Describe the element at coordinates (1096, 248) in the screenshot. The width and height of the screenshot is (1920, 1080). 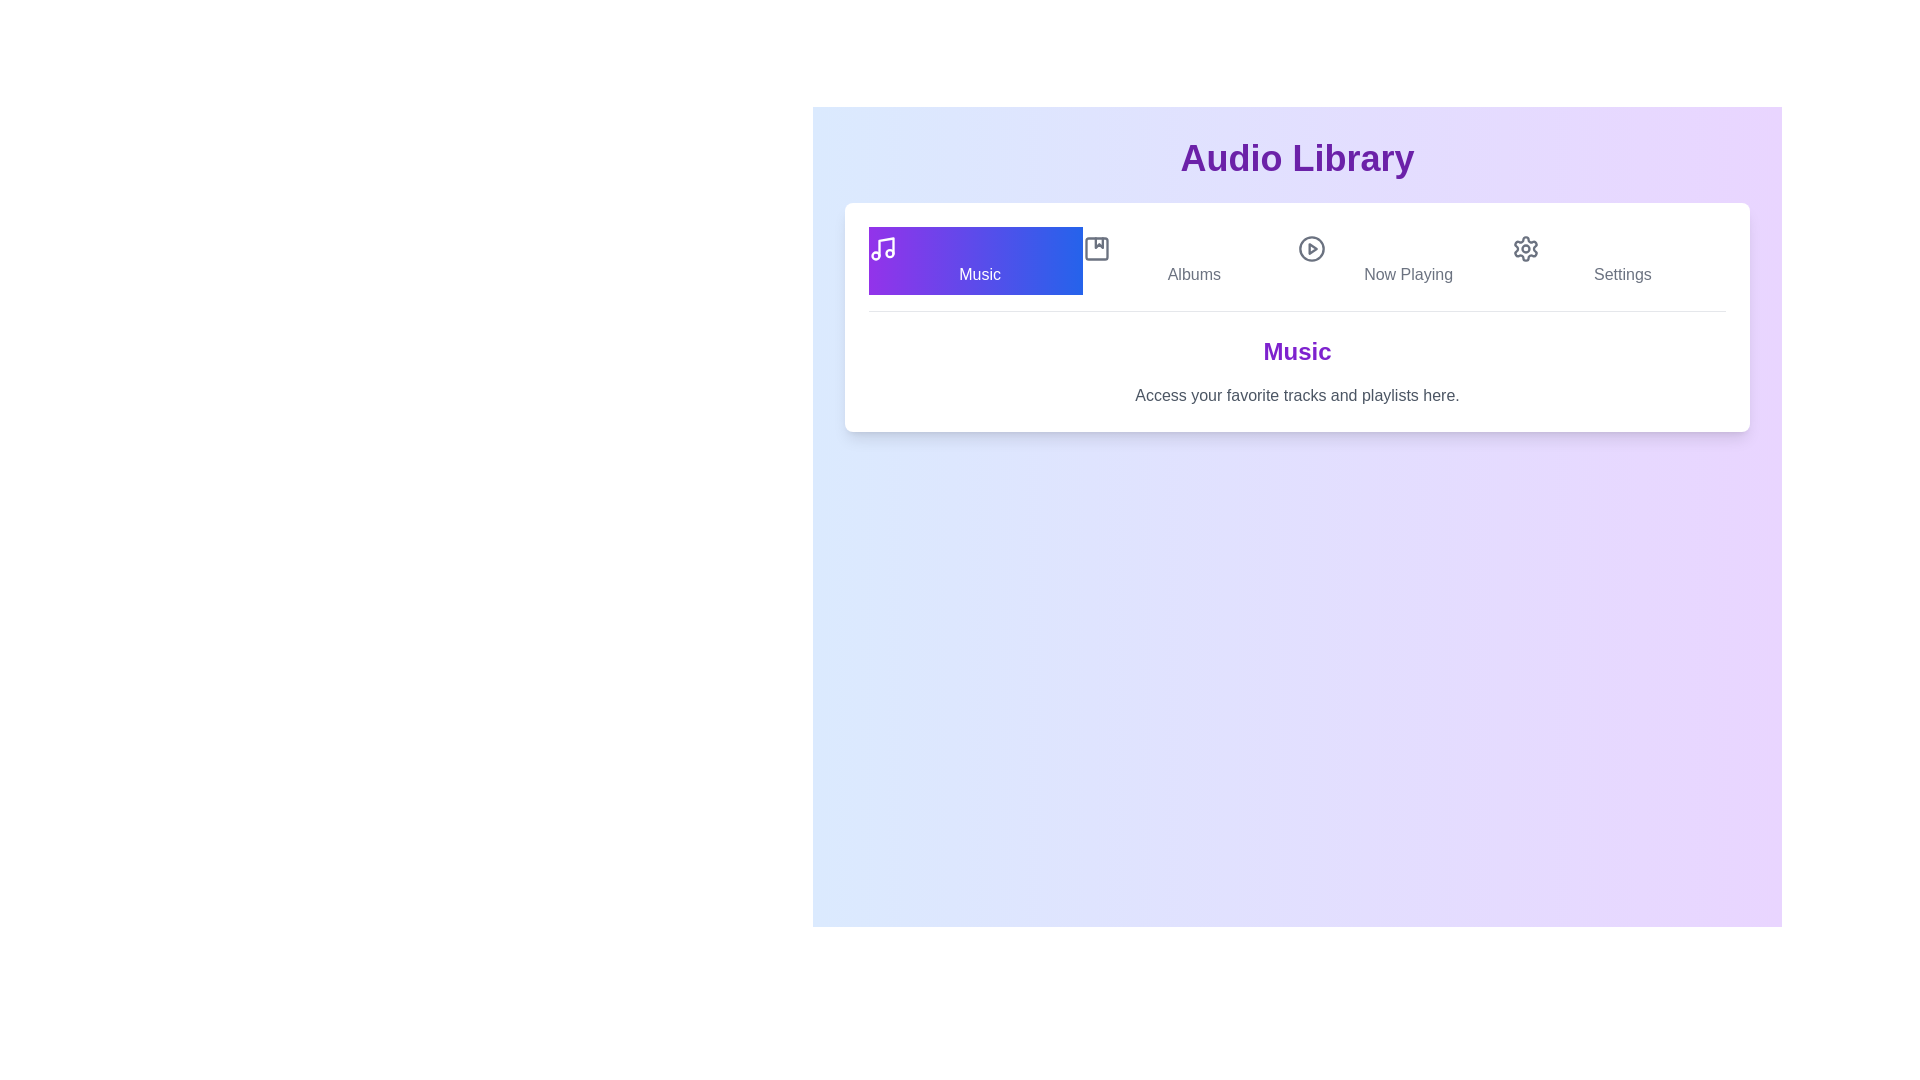
I see `the album icon represented by a monochromatic SVG element with a square outline and a photographic depiction, located in the 'Albums' section of the navigation interface` at that location.